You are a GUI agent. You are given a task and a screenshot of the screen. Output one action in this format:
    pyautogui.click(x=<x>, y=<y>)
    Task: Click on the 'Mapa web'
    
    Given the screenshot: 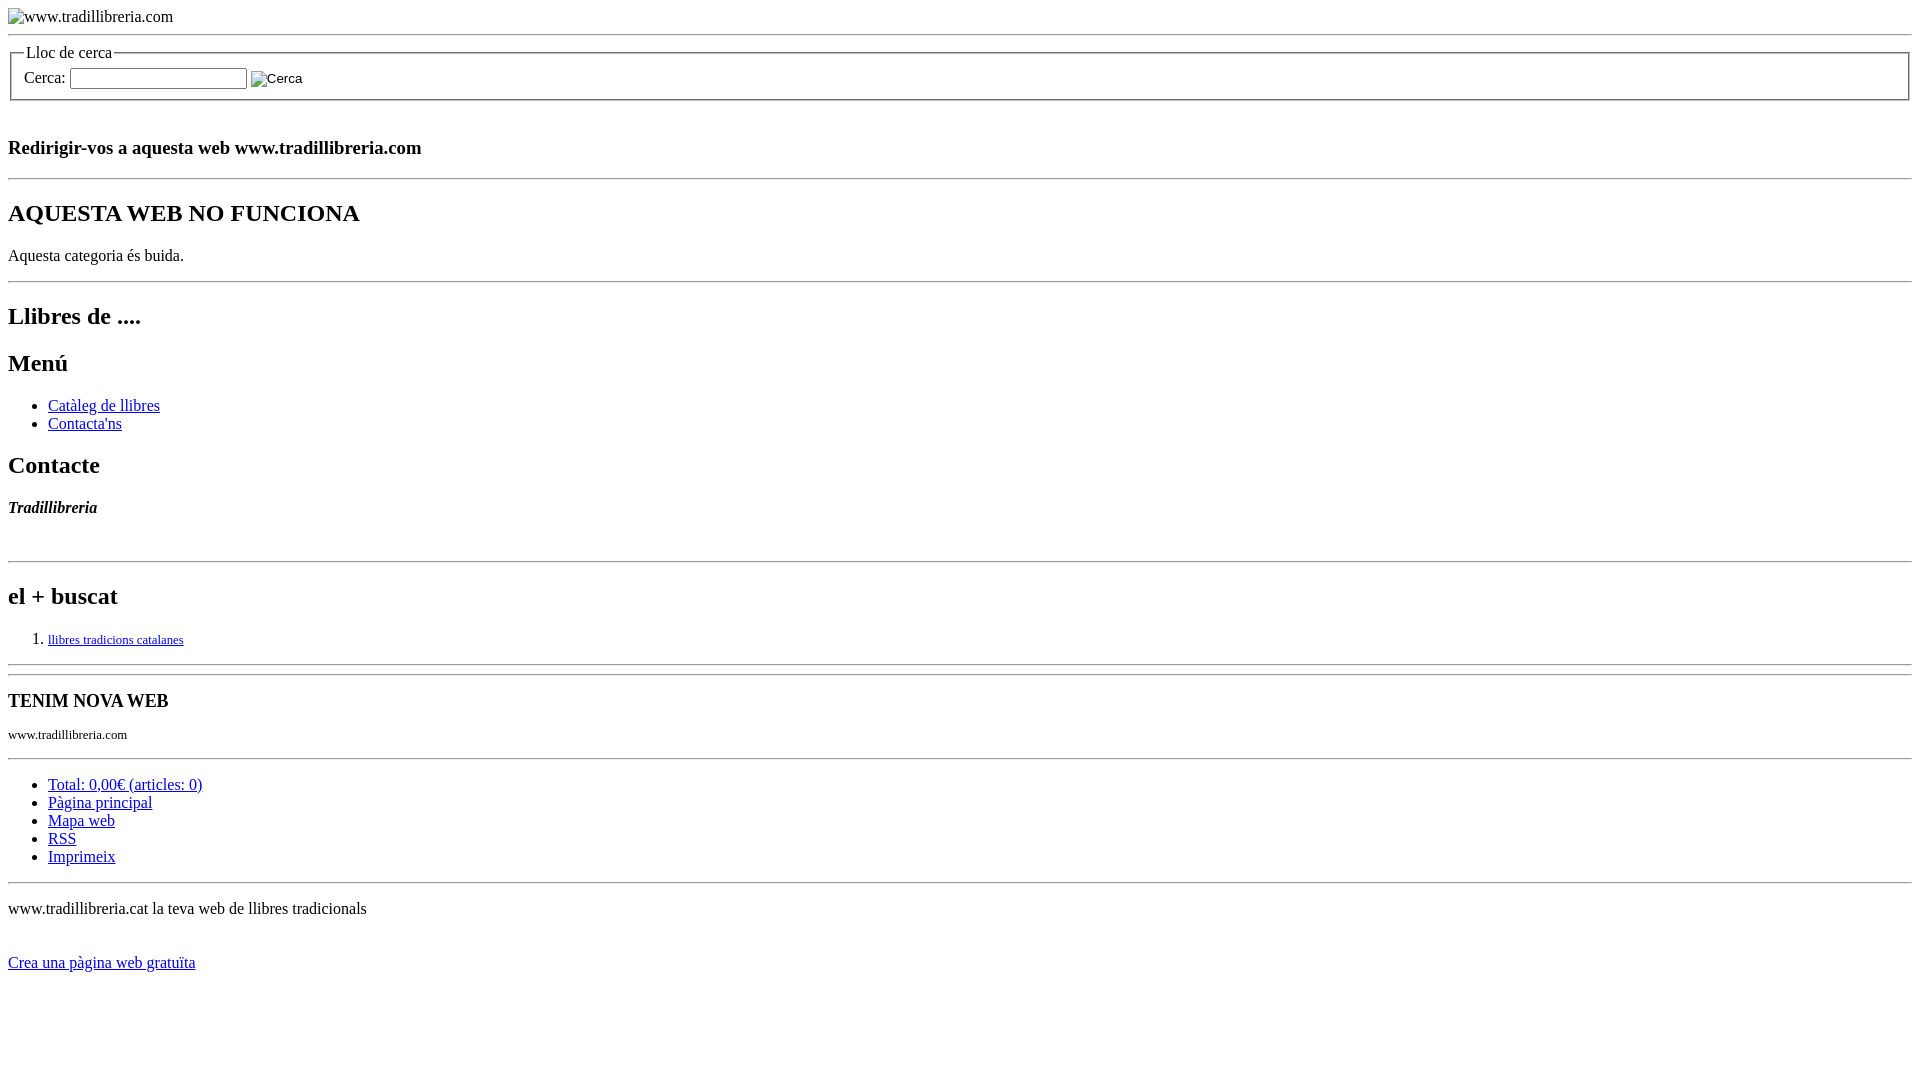 What is the action you would take?
    pyautogui.click(x=80, y=820)
    